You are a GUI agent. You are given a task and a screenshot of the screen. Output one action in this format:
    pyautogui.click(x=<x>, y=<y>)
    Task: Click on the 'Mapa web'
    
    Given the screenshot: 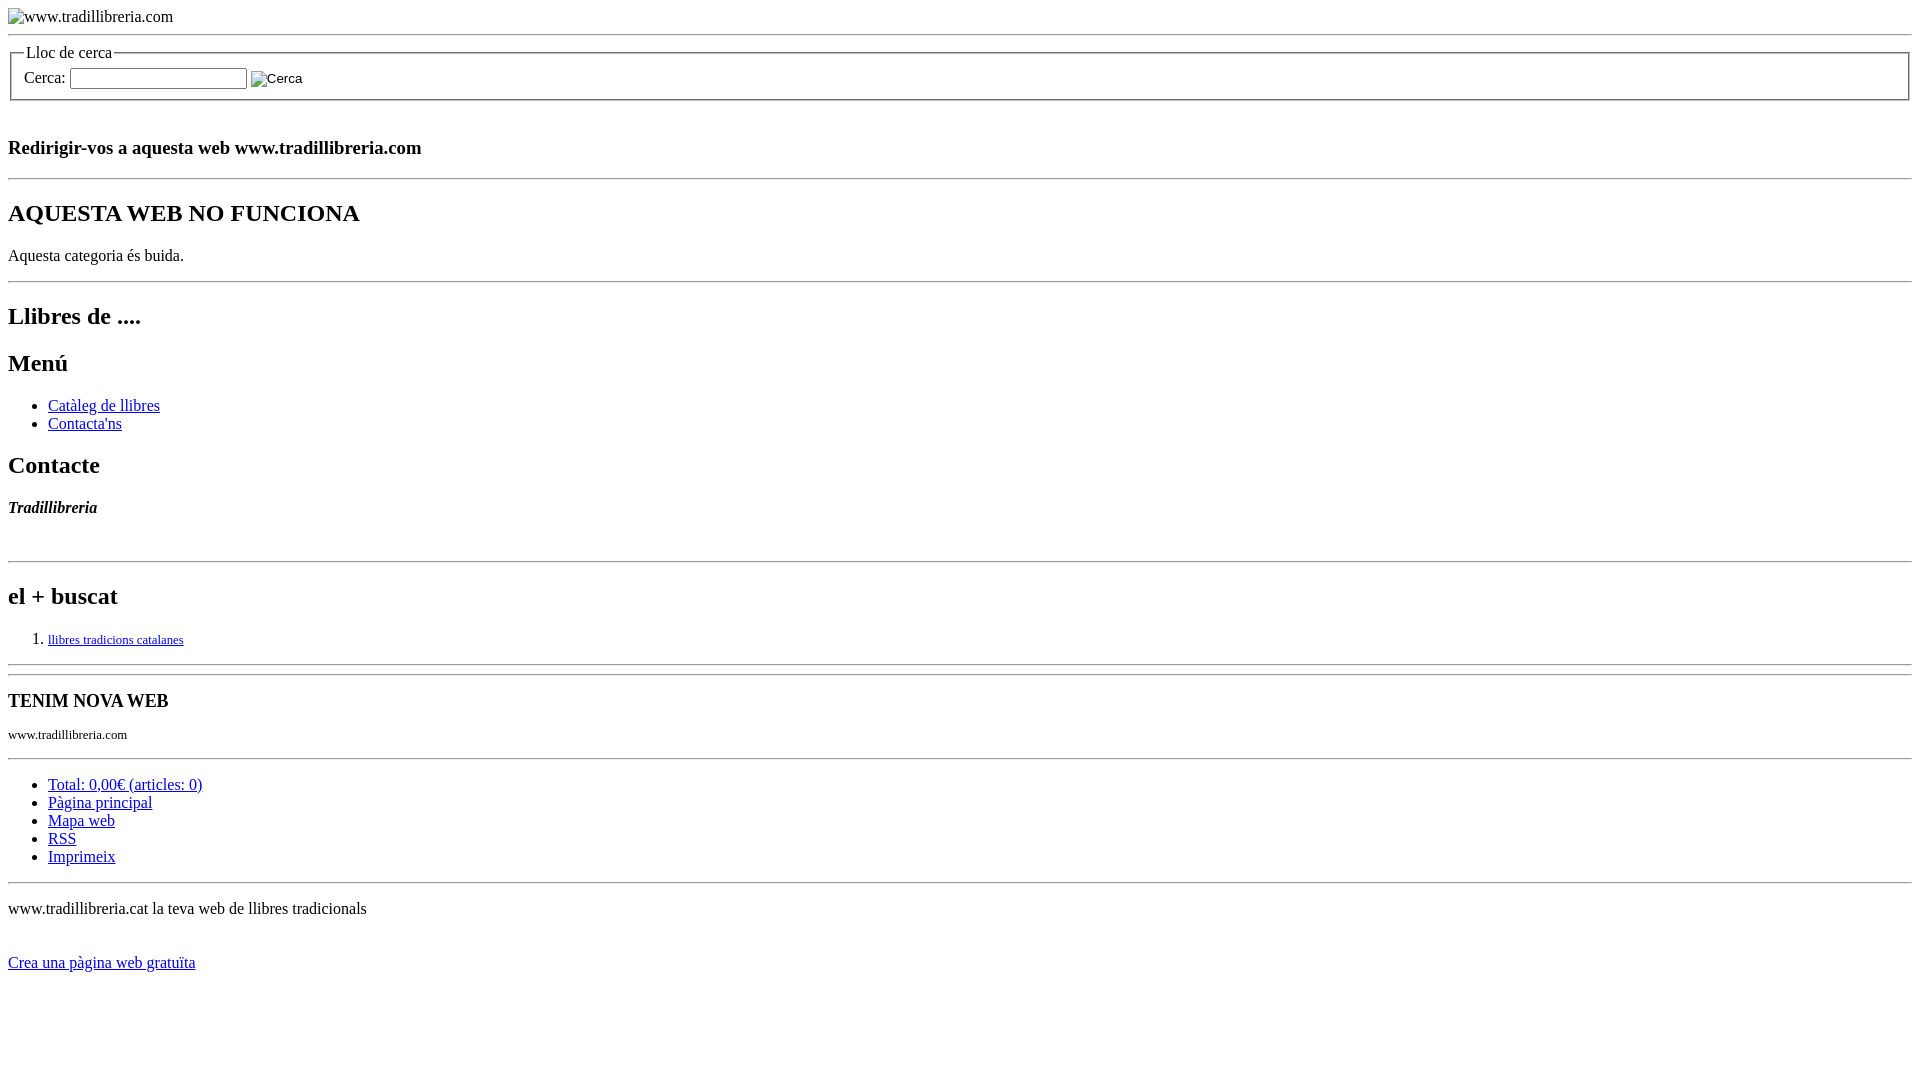 What is the action you would take?
    pyautogui.click(x=80, y=820)
    